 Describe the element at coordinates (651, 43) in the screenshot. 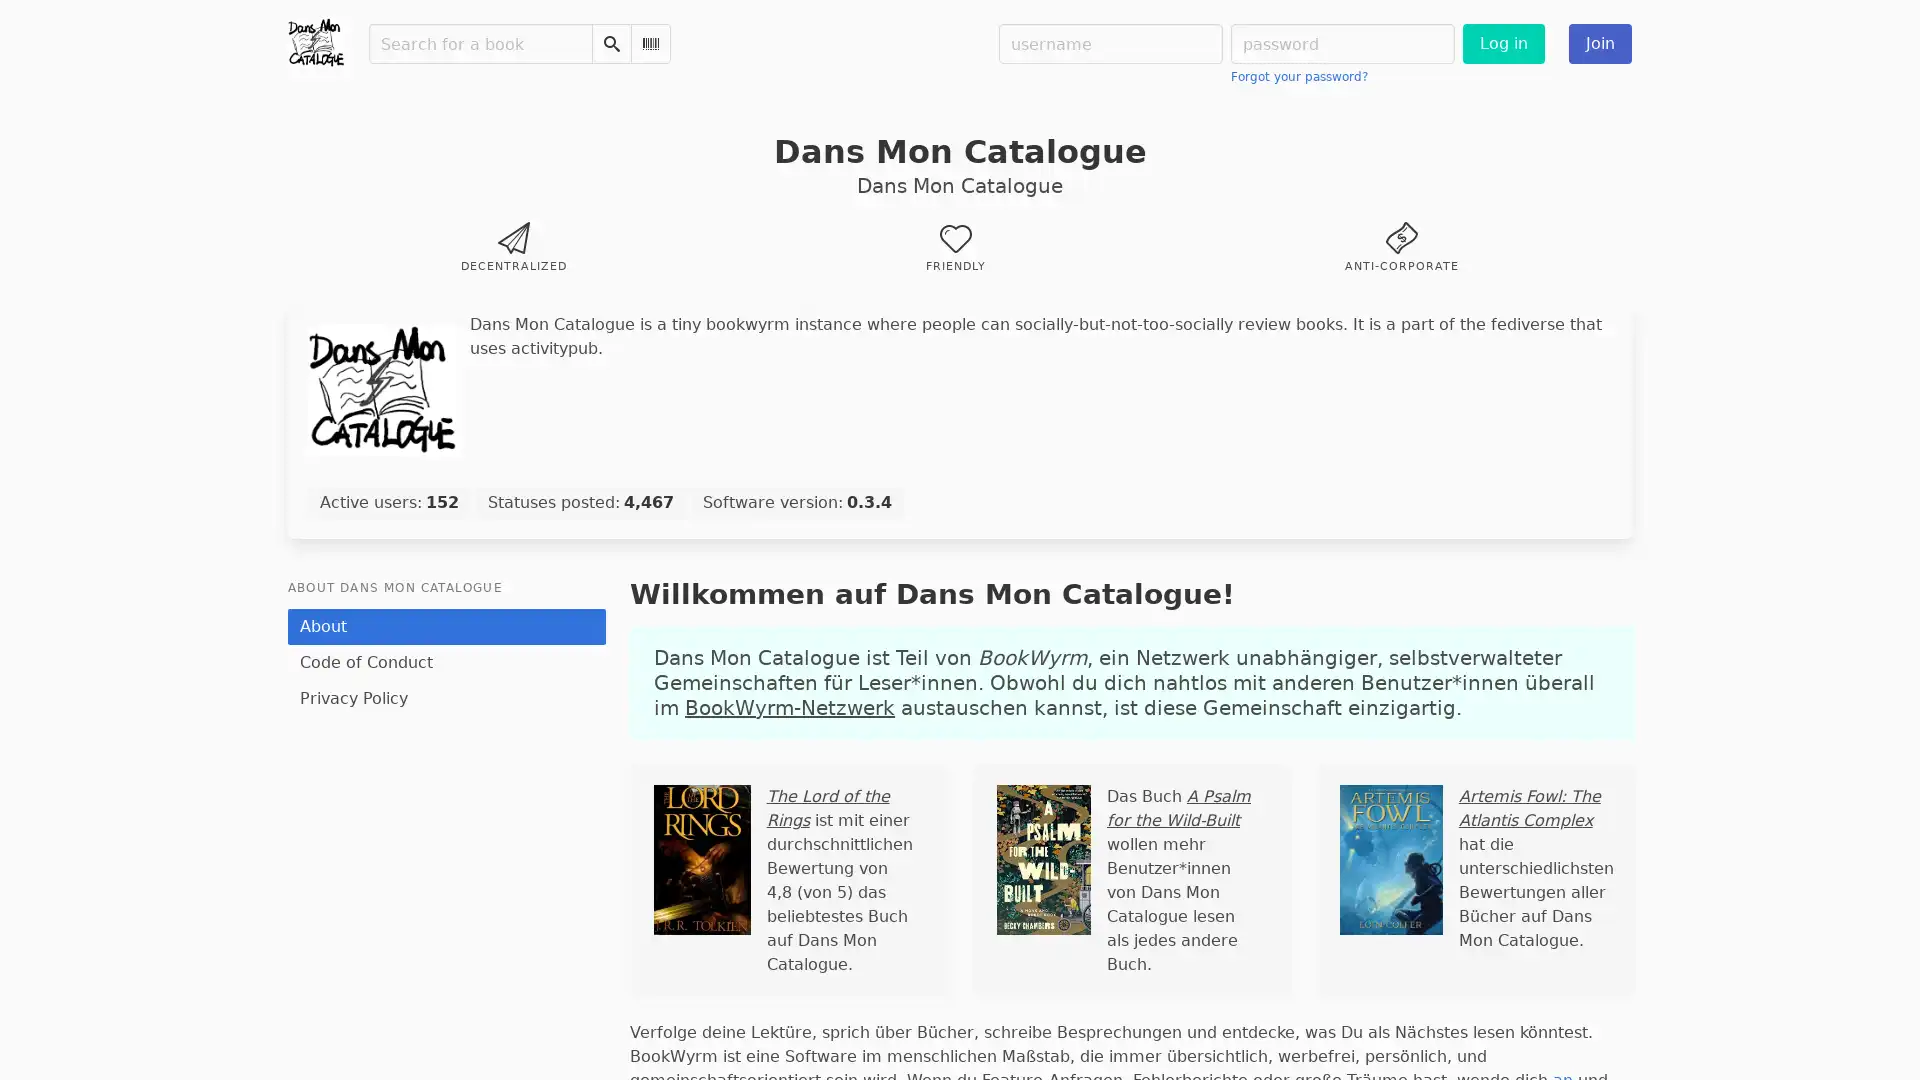

I see `Scan Barcode` at that location.